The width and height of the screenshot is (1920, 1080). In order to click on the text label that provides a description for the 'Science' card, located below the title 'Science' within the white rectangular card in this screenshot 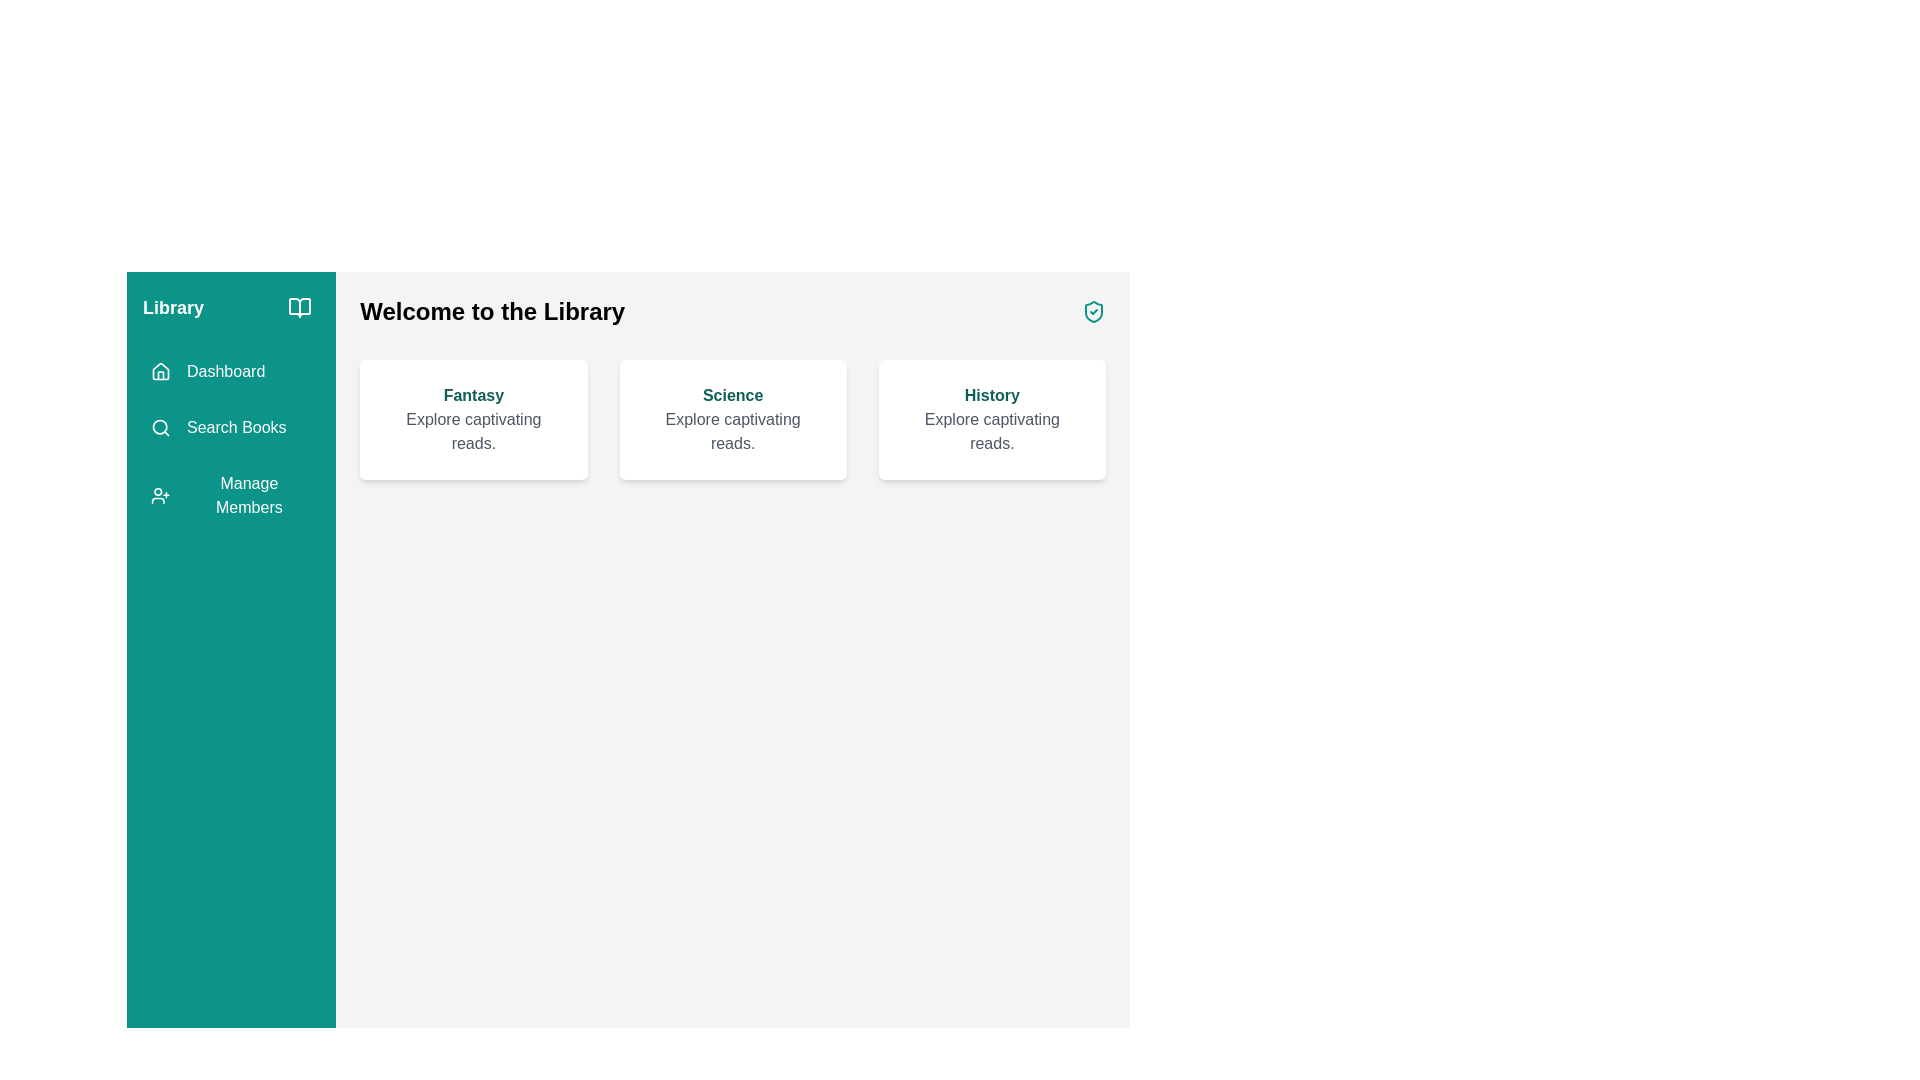, I will do `click(732, 431)`.